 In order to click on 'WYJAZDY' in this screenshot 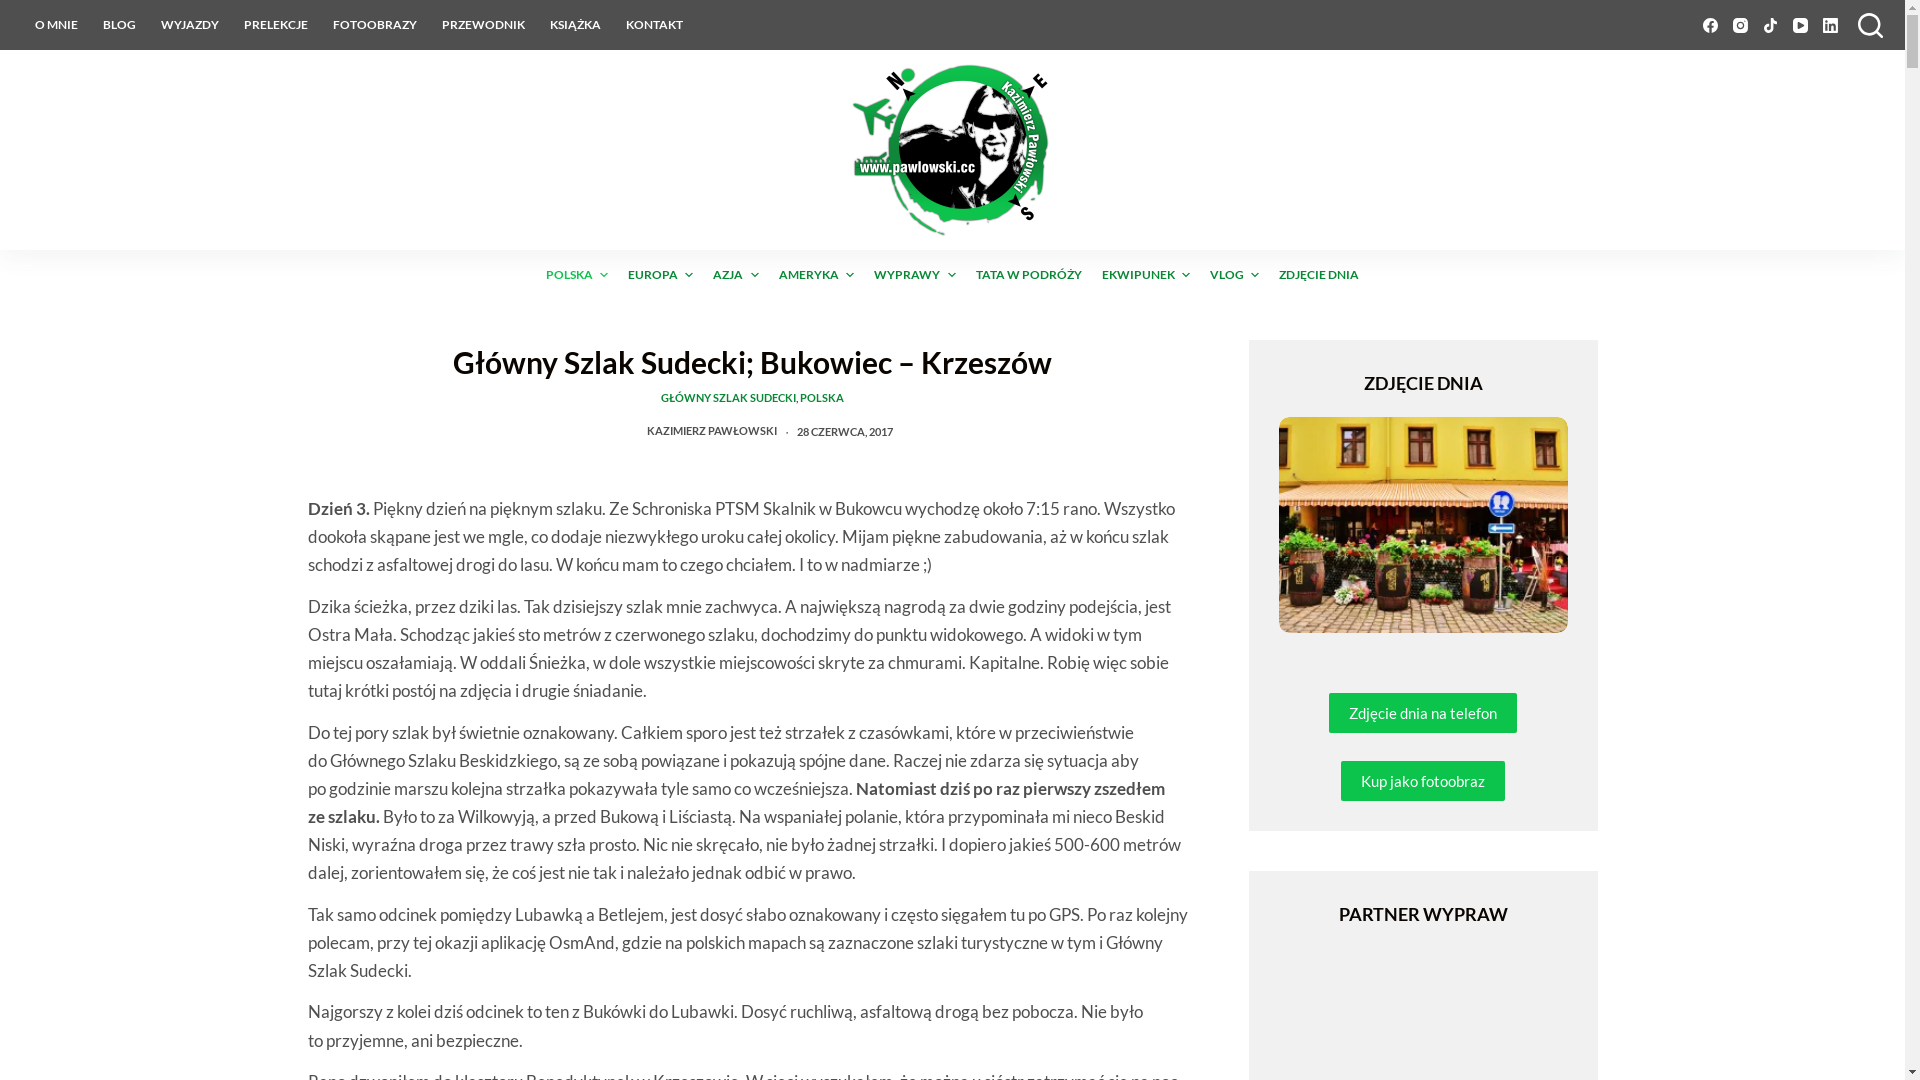, I will do `click(147, 24)`.